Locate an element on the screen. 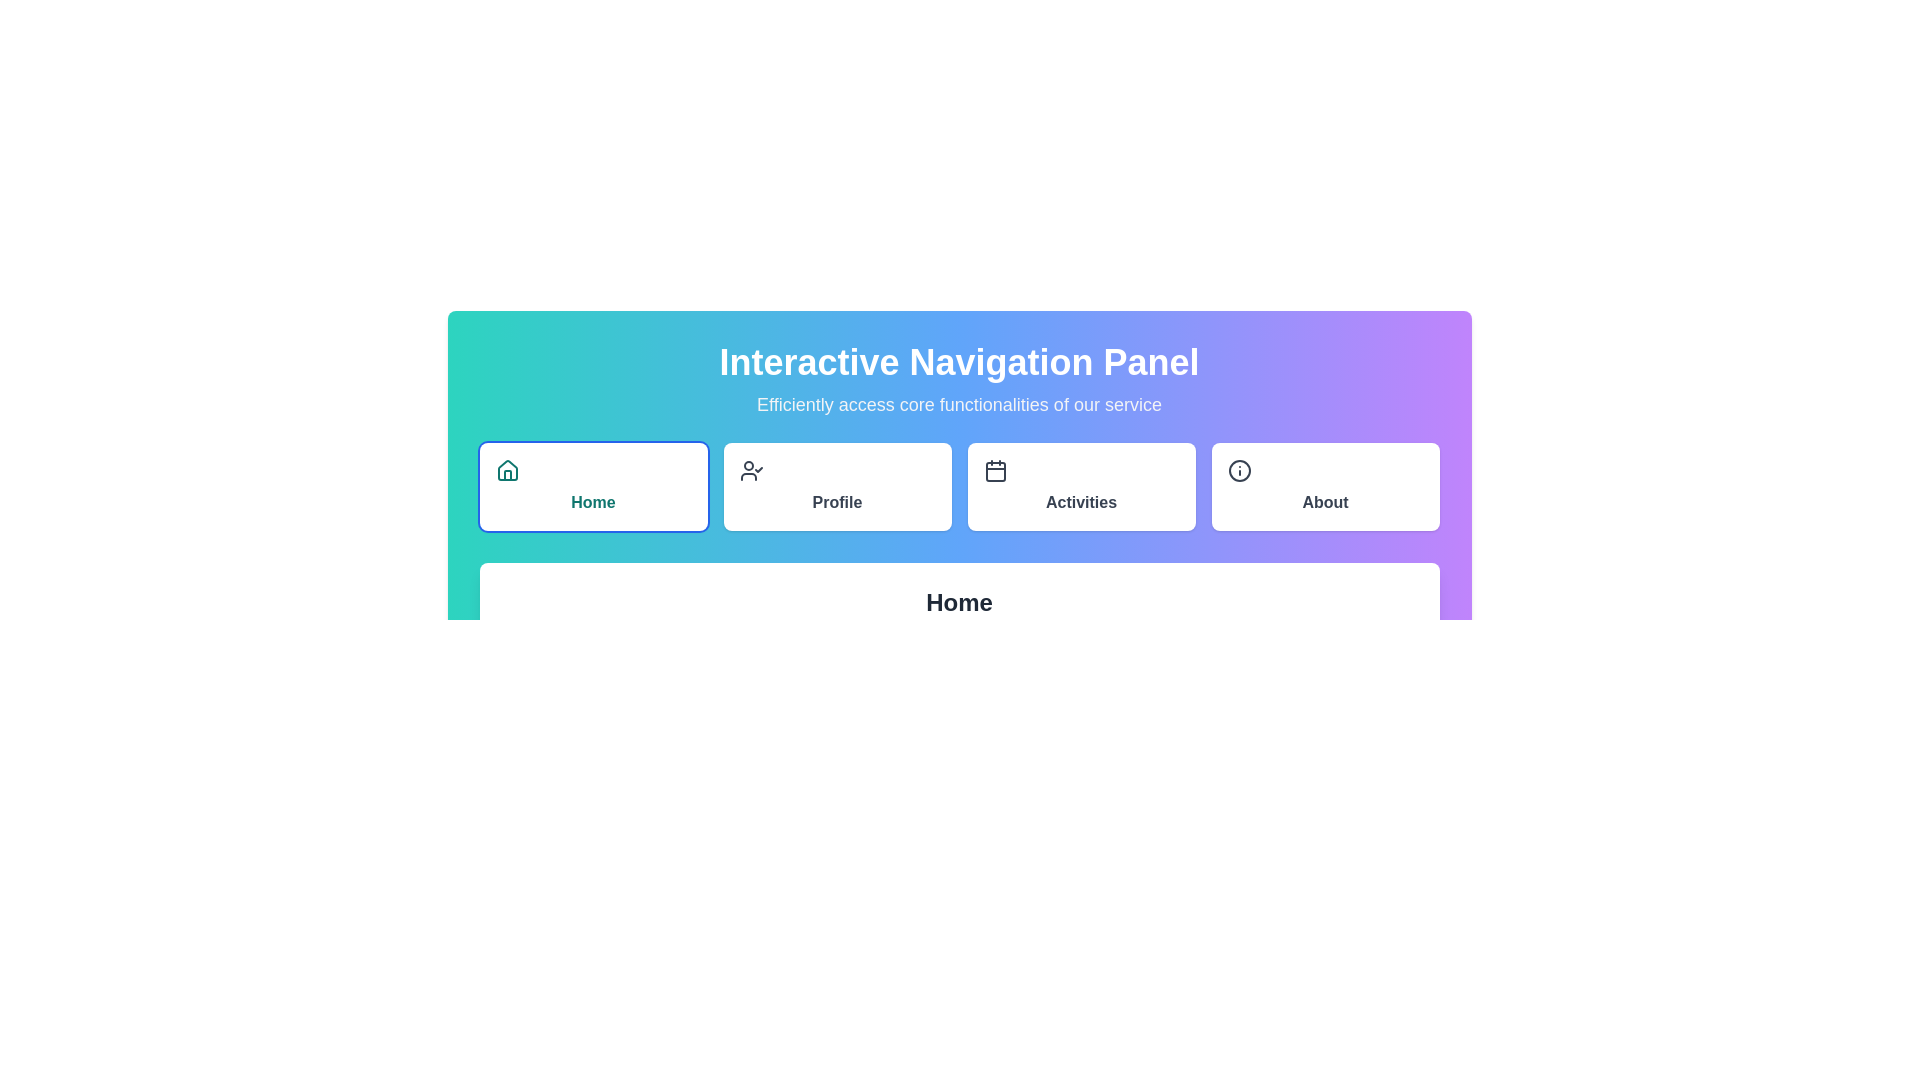 The height and width of the screenshot is (1080, 1920). the house icon with a teal outline in the Interactive Navigation Panel, located in the top-left corner of the 'Home' section is located at coordinates (507, 470).